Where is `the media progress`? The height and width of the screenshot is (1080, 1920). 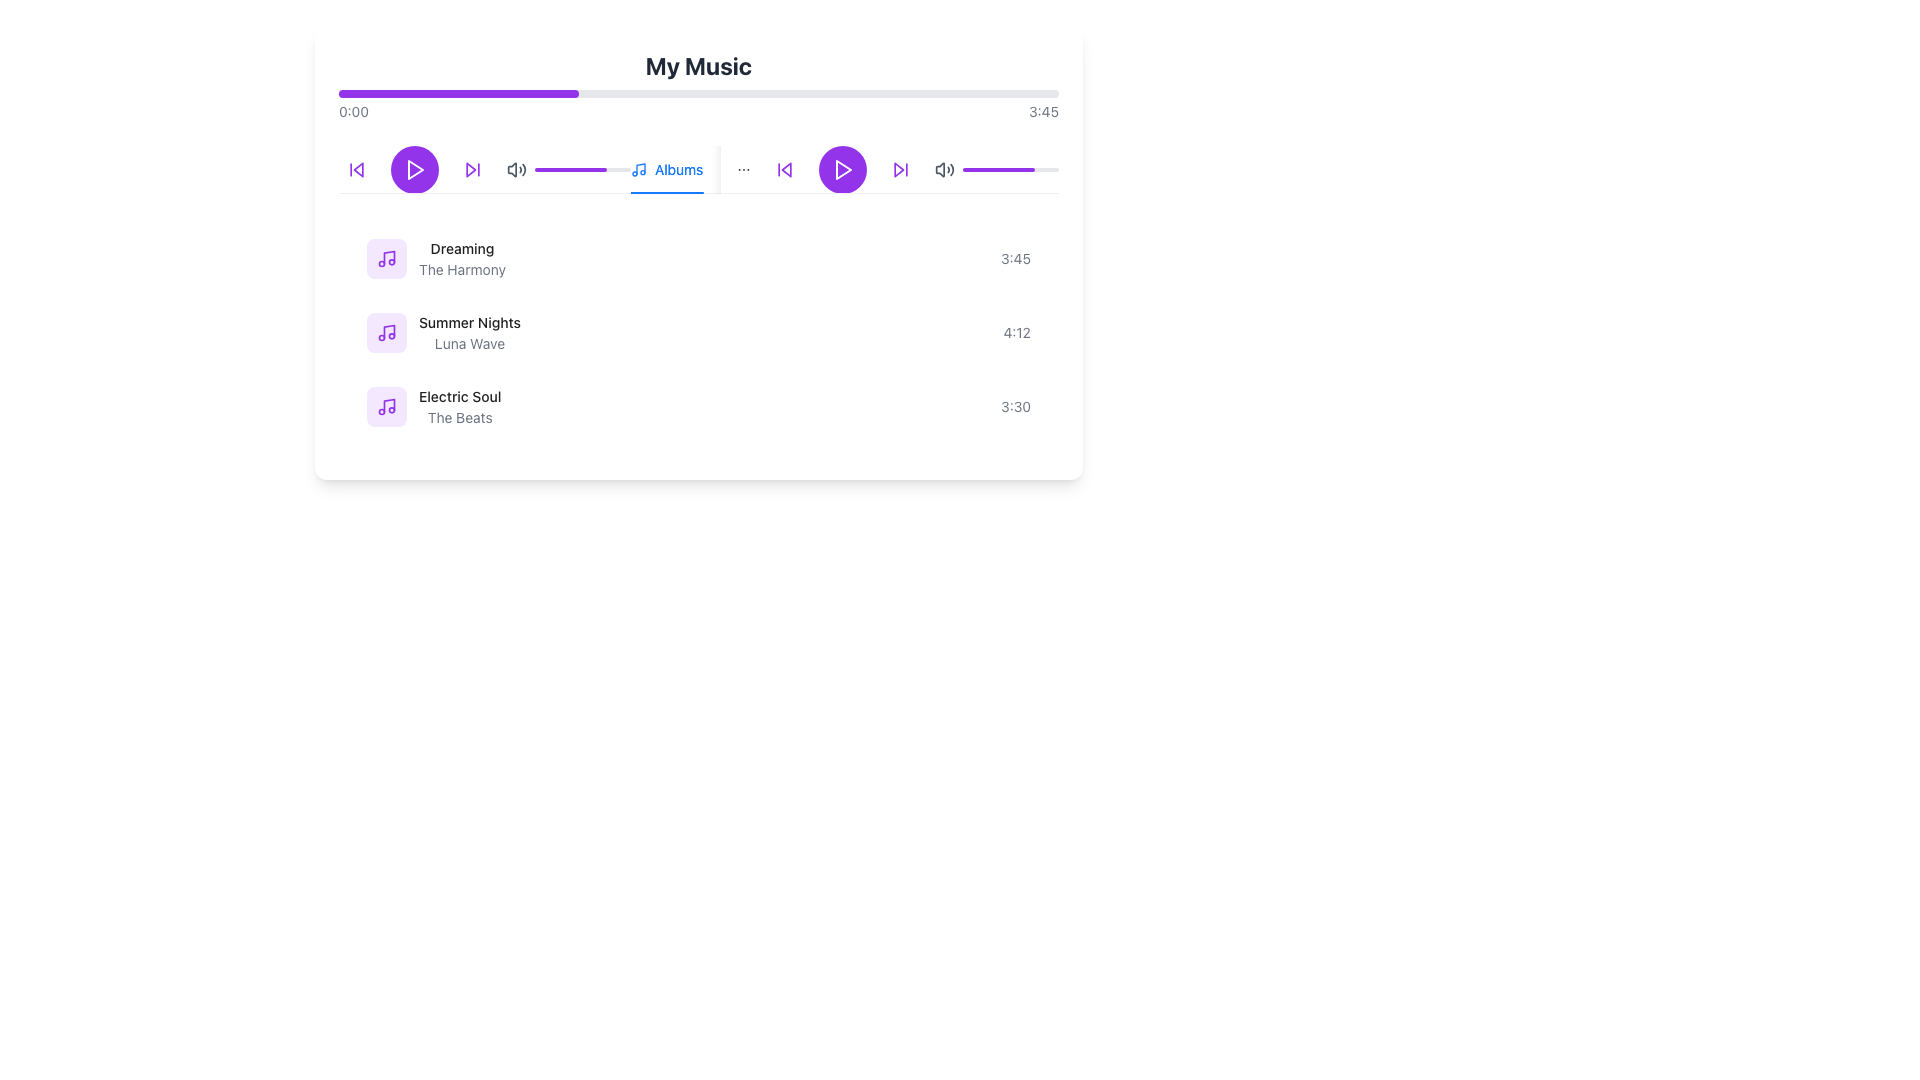 the media progress is located at coordinates (477, 93).